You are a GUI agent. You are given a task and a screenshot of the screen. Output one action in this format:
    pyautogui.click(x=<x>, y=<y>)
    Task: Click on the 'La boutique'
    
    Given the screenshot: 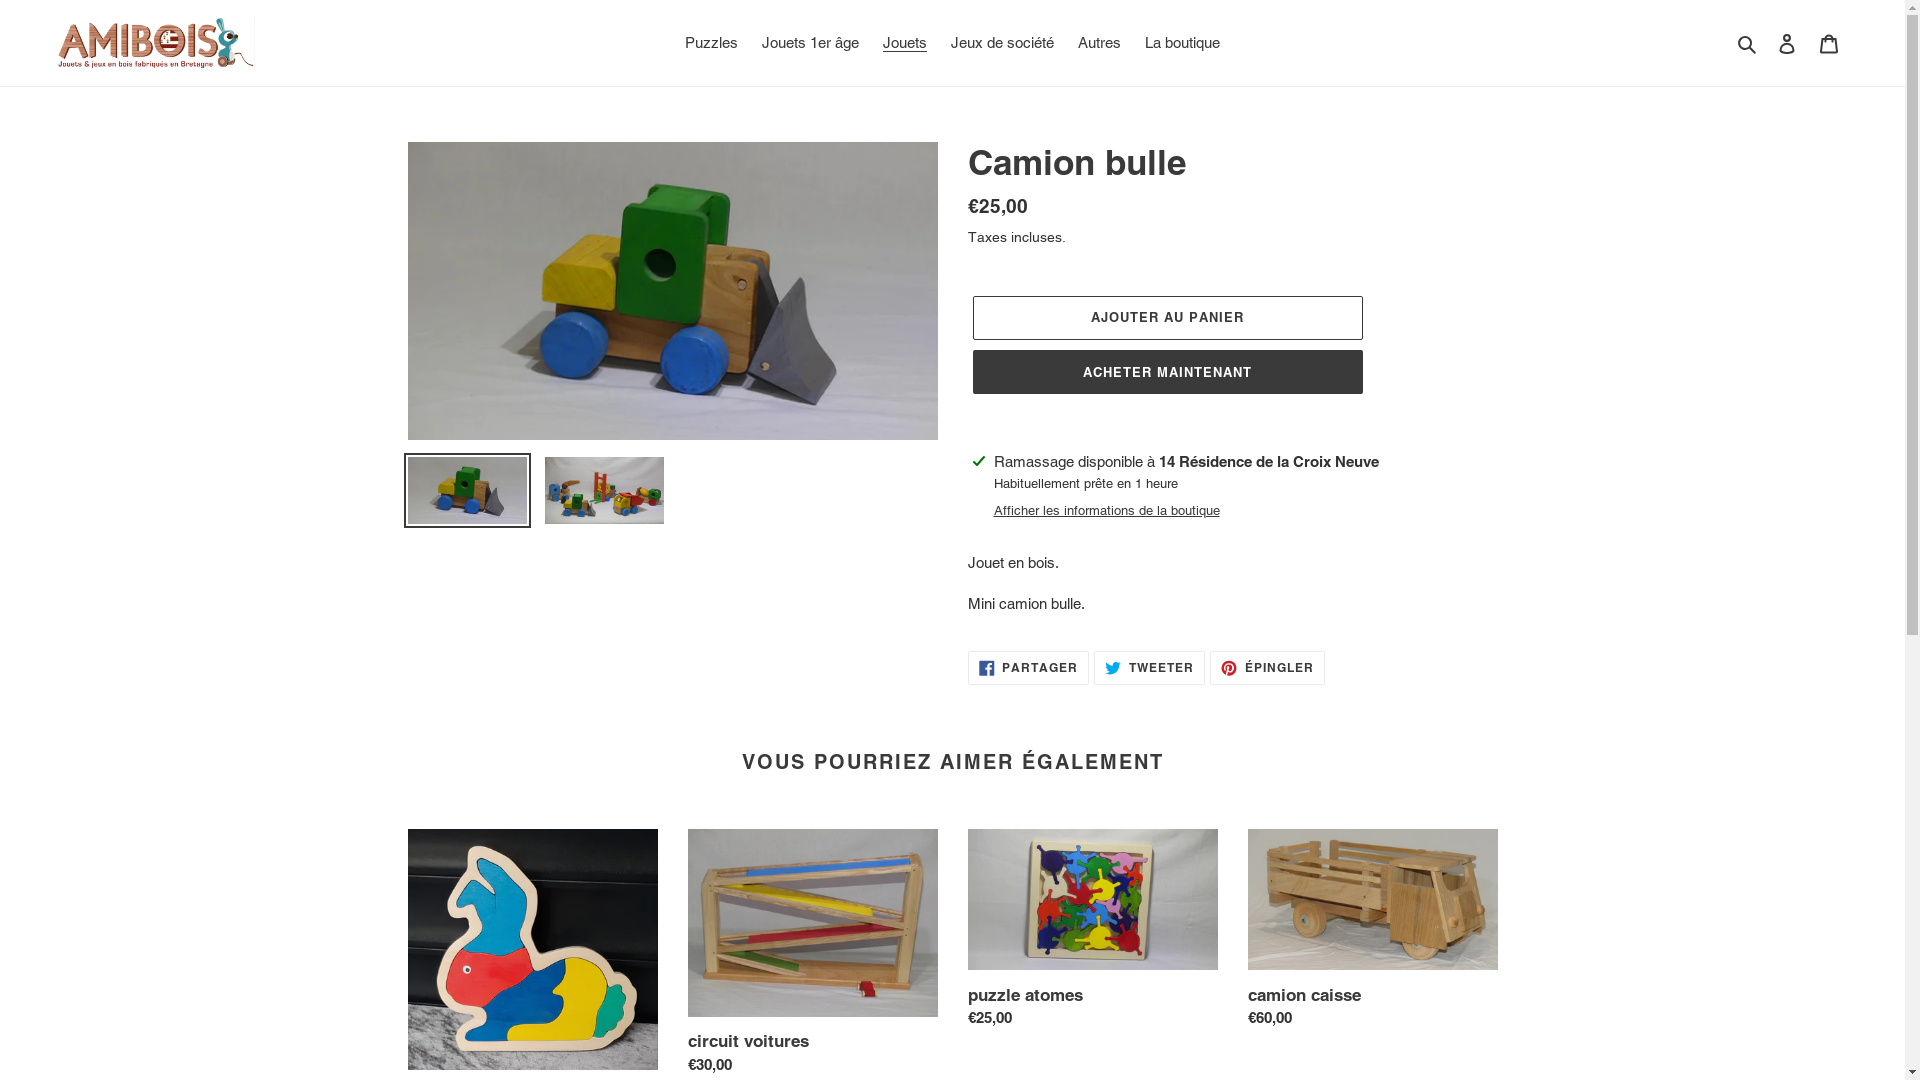 What is the action you would take?
    pyautogui.click(x=1182, y=43)
    